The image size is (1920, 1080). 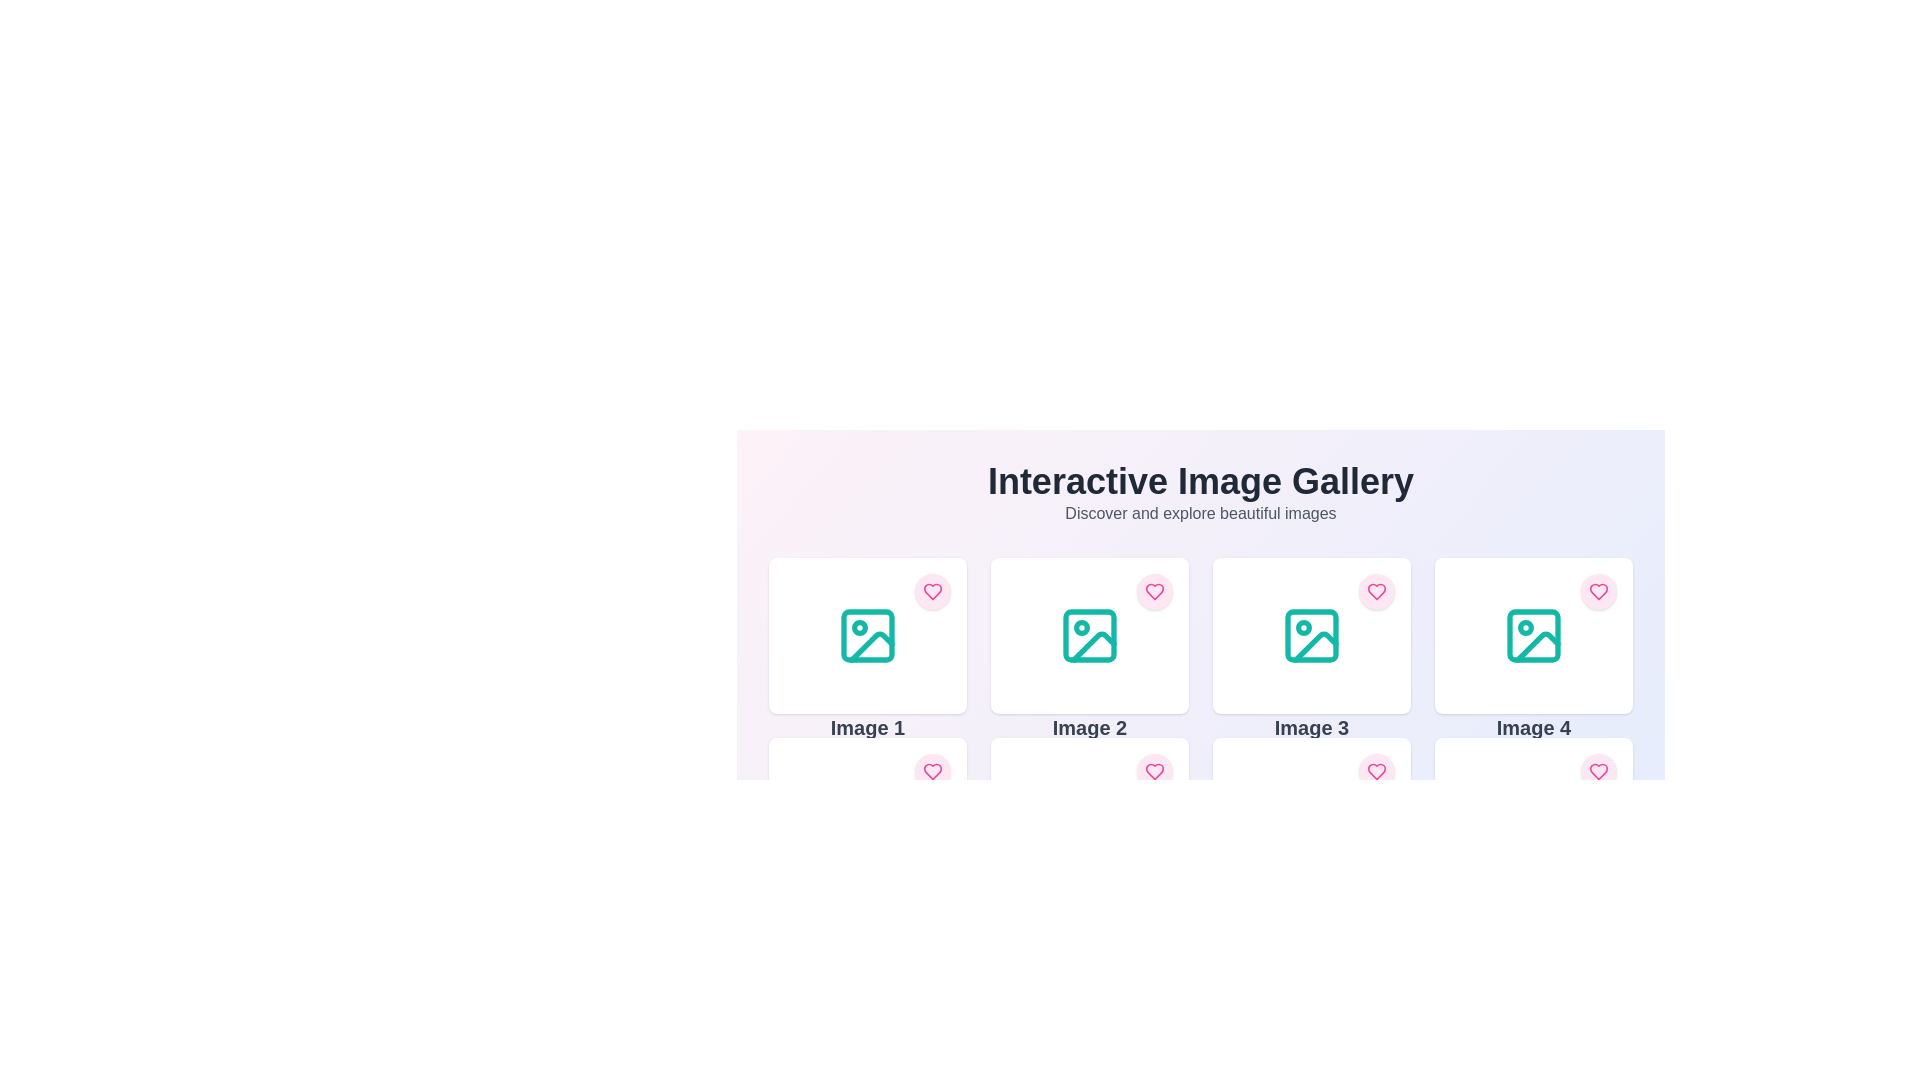 What do you see at coordinates (868, 636) in the screenshot?
I see `the interactive card labeled 'Image 1' located in the top-left corner of the grid layout` at bounding box center [868, 636].